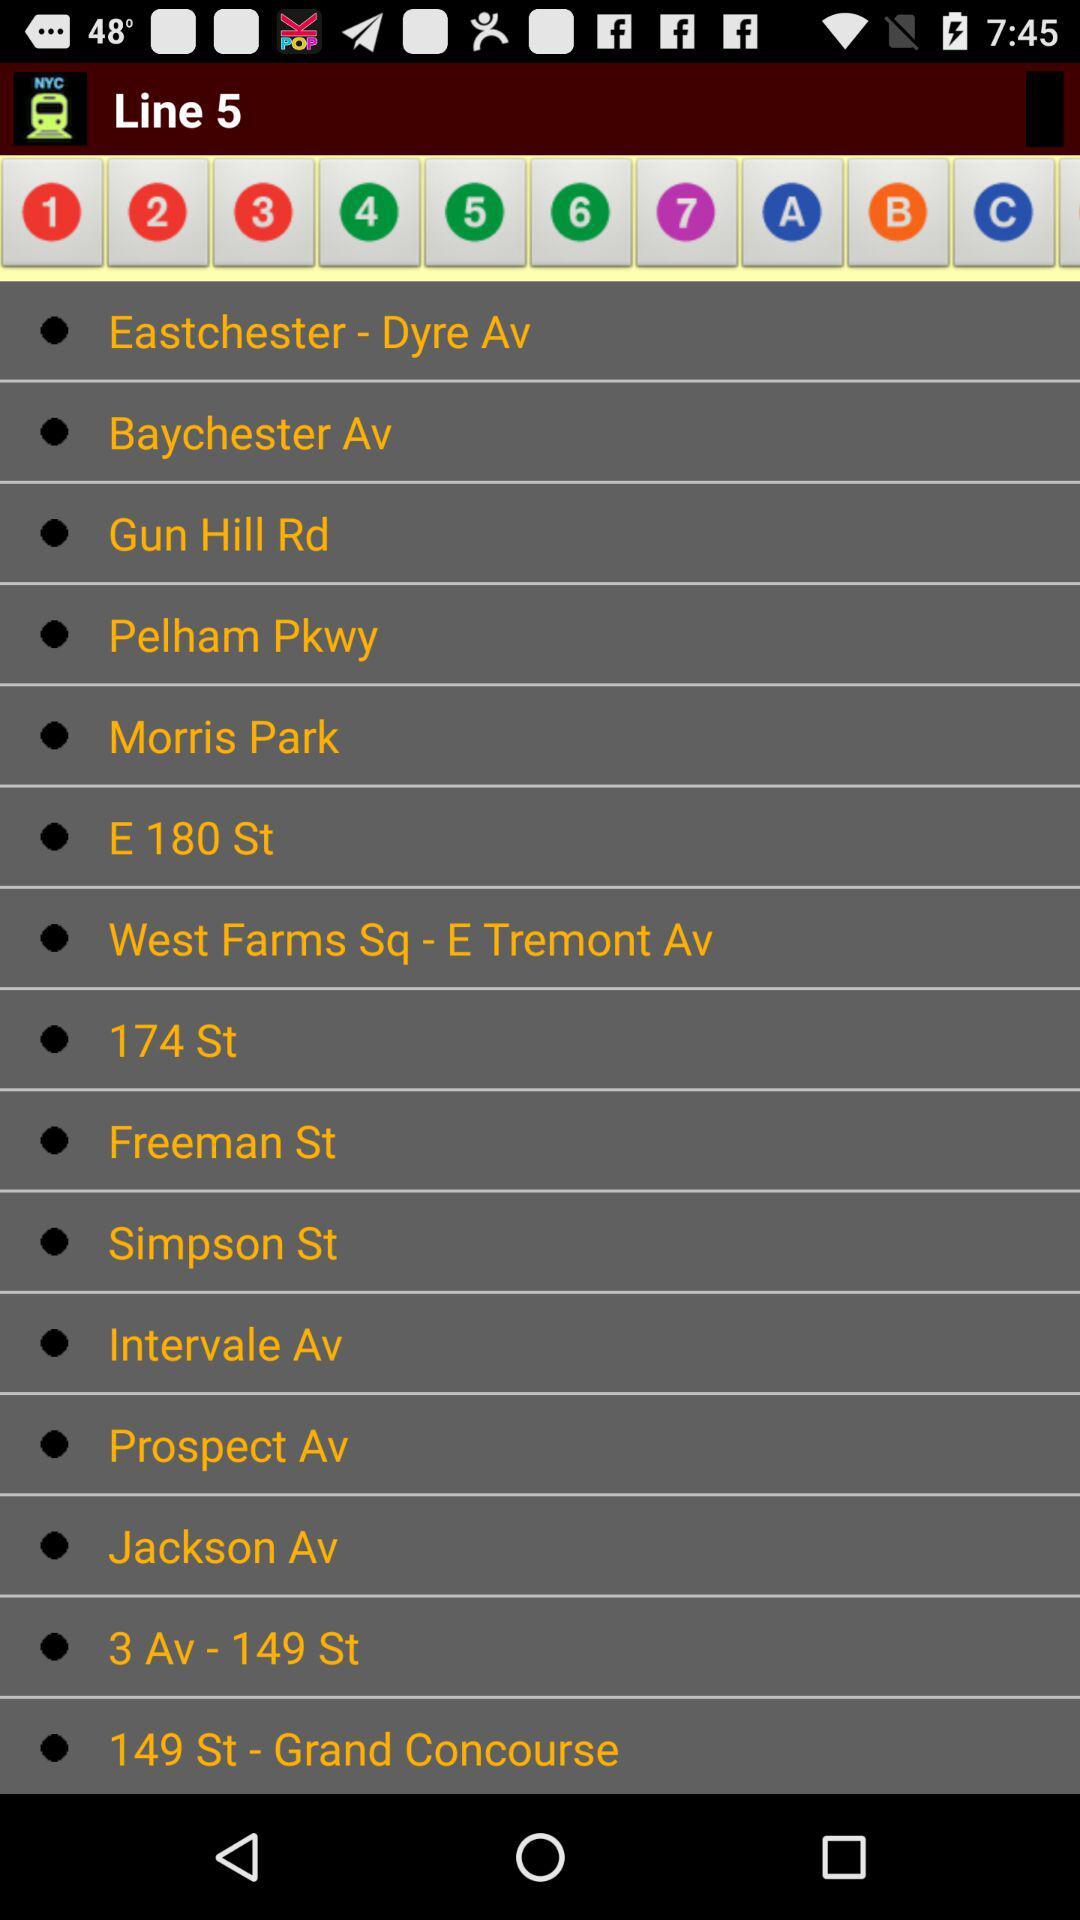  Describe the element at coordinates (593, 1444) in the screenshot. I see `the app above jackson av` at that location.